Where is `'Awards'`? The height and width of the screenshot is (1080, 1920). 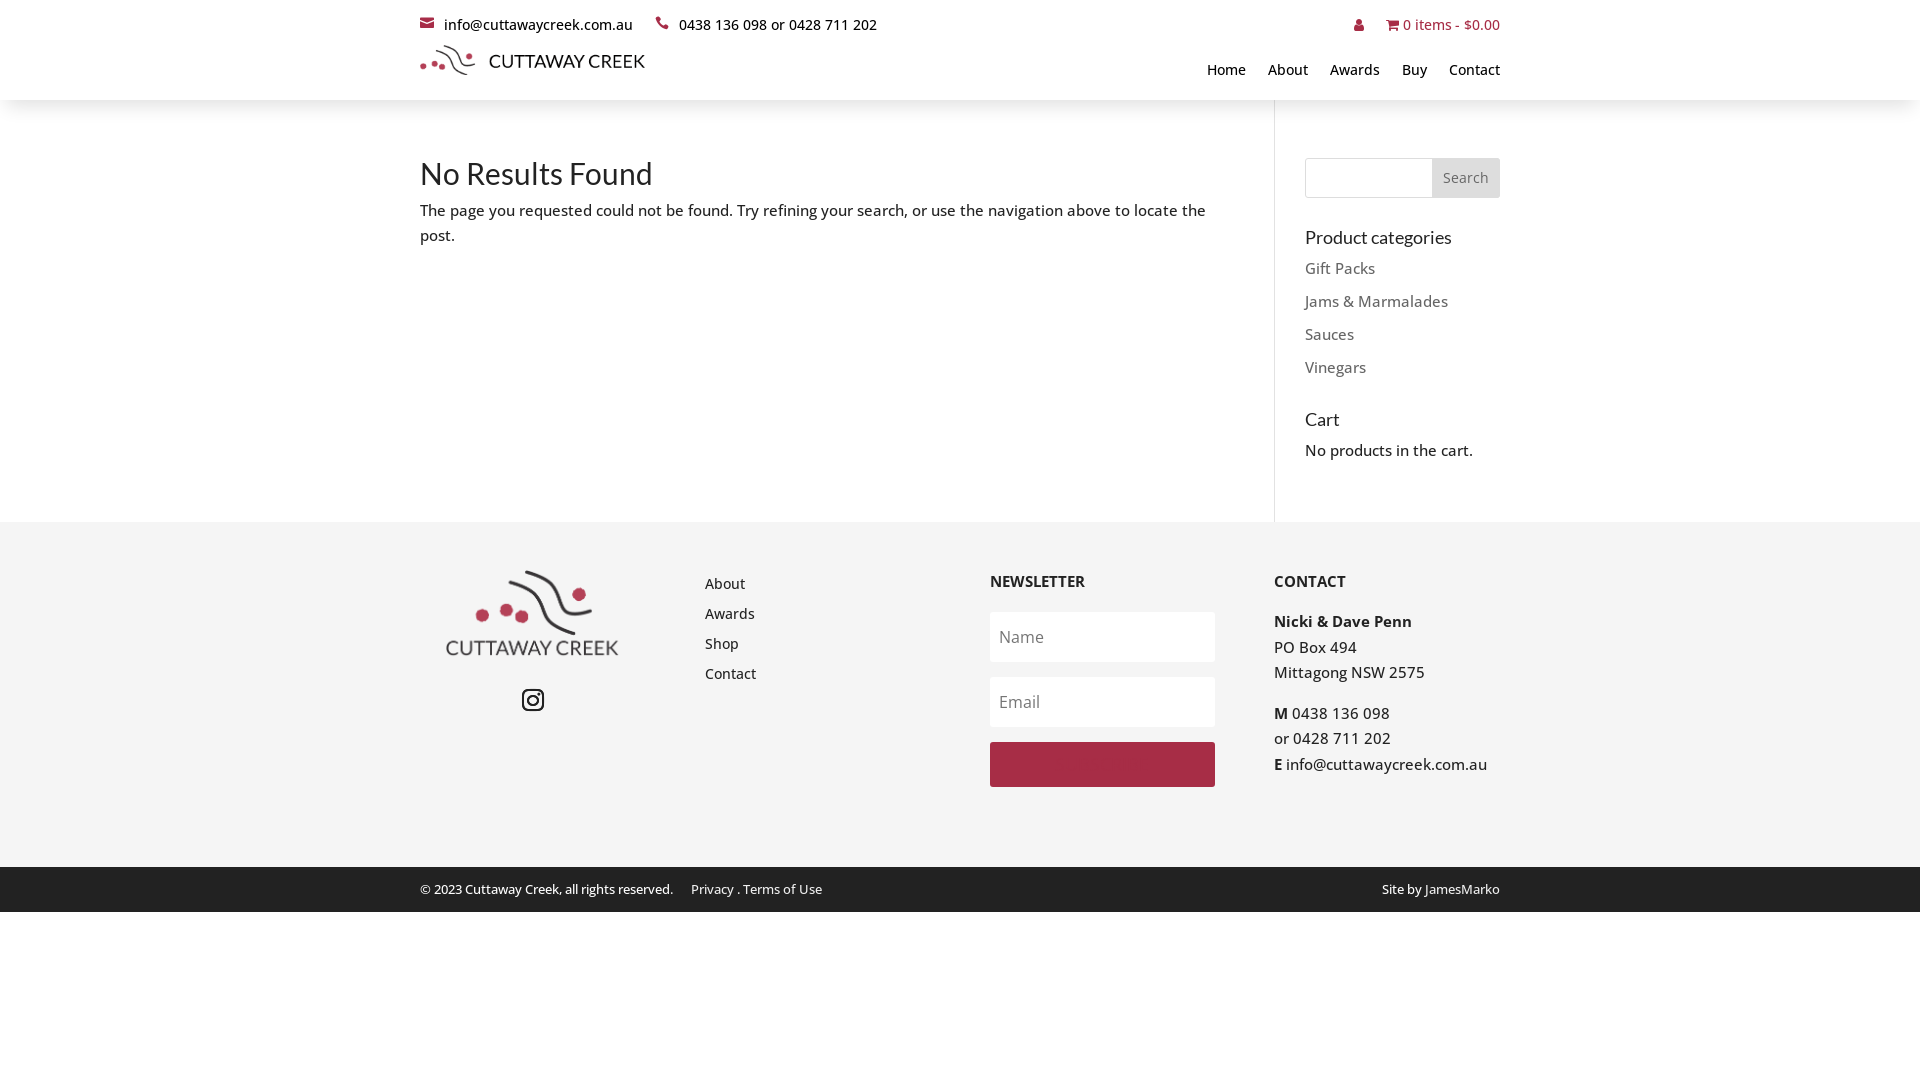 'Awards' is located at coordinates (1354, 72).